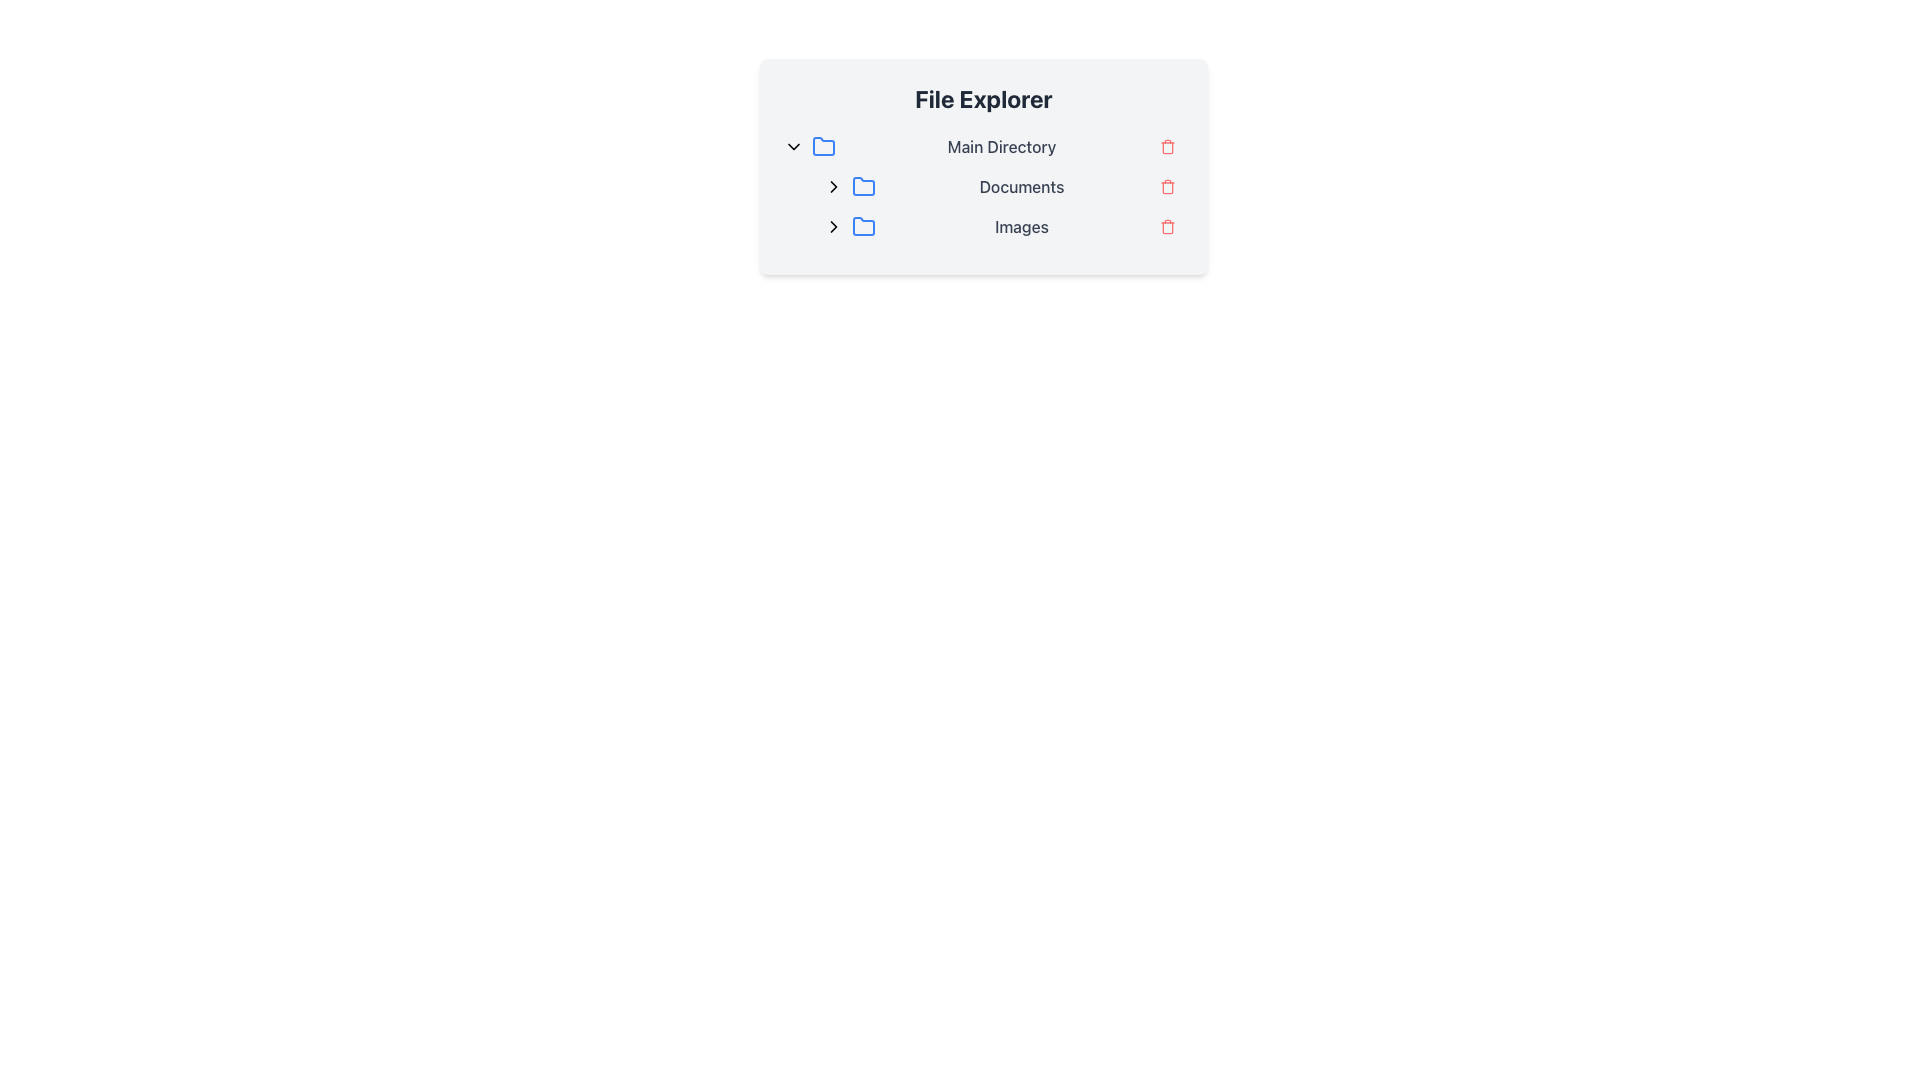 This screenshot has height=1080, width=1920. What do you see at coordinates (983, 186) in the screenshot?
I see `the Breadcrumb navigation display, which indicates the user's current location within the file structure, located centrally below the 'File Explorer' heading` at bounding box center [983, 186].